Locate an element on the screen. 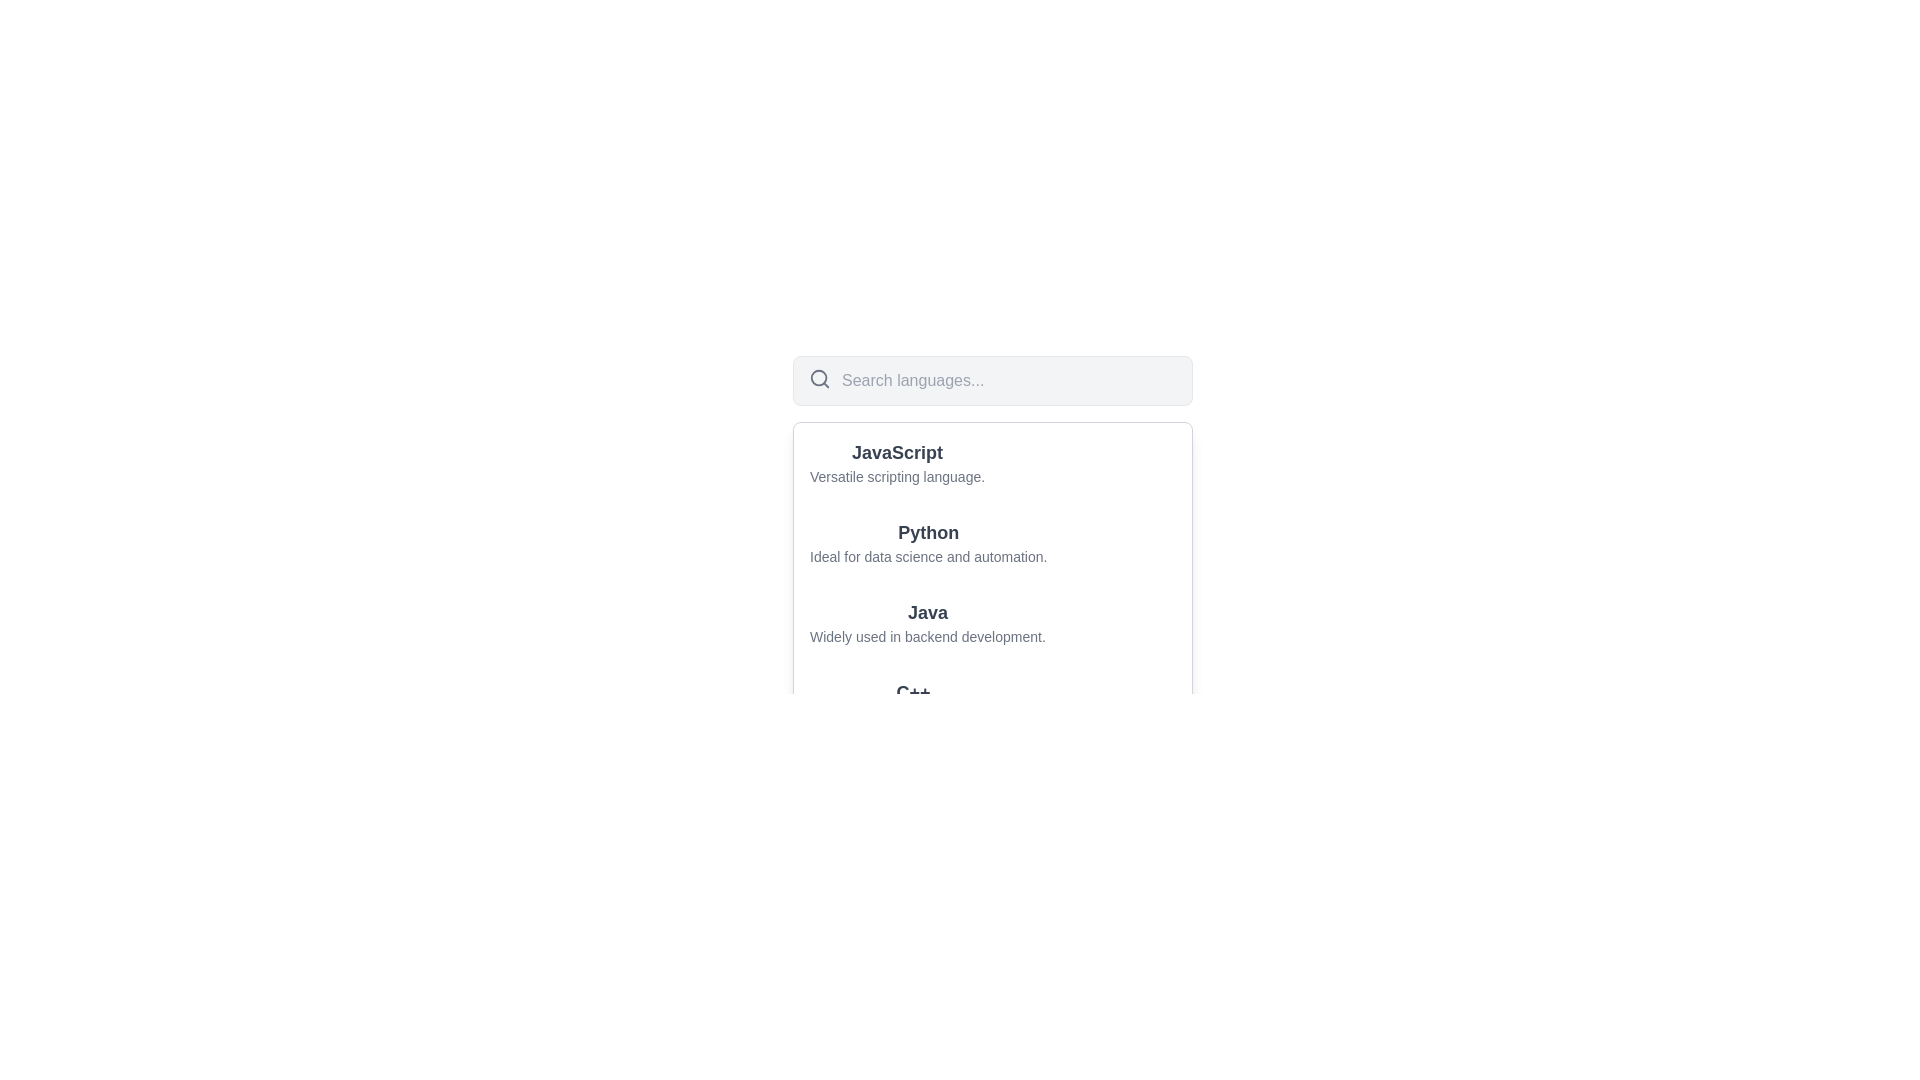 This screenshot has width=1920, height=1080. the last Informational list item which displays 'C++' in bold dark gray with supporting text 'Popular for system programming.' beneath it is located at coordinates (912, 701).